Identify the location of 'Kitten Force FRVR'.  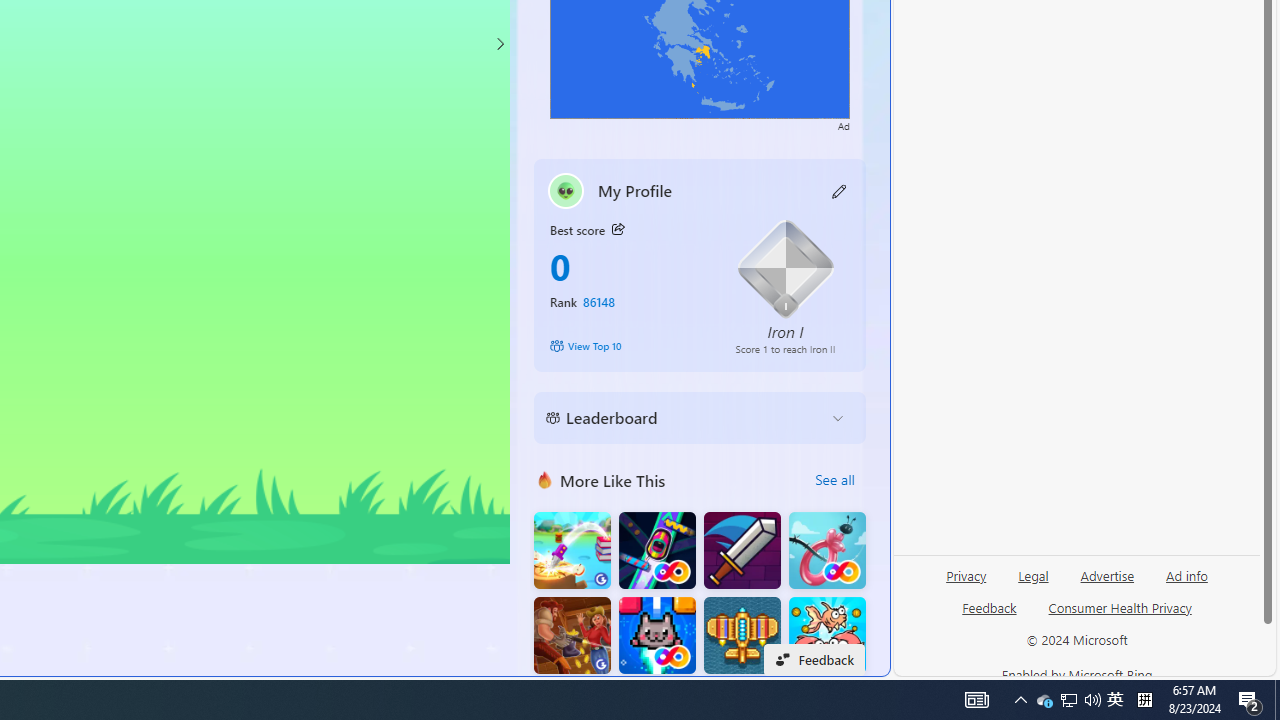
(657, 635).